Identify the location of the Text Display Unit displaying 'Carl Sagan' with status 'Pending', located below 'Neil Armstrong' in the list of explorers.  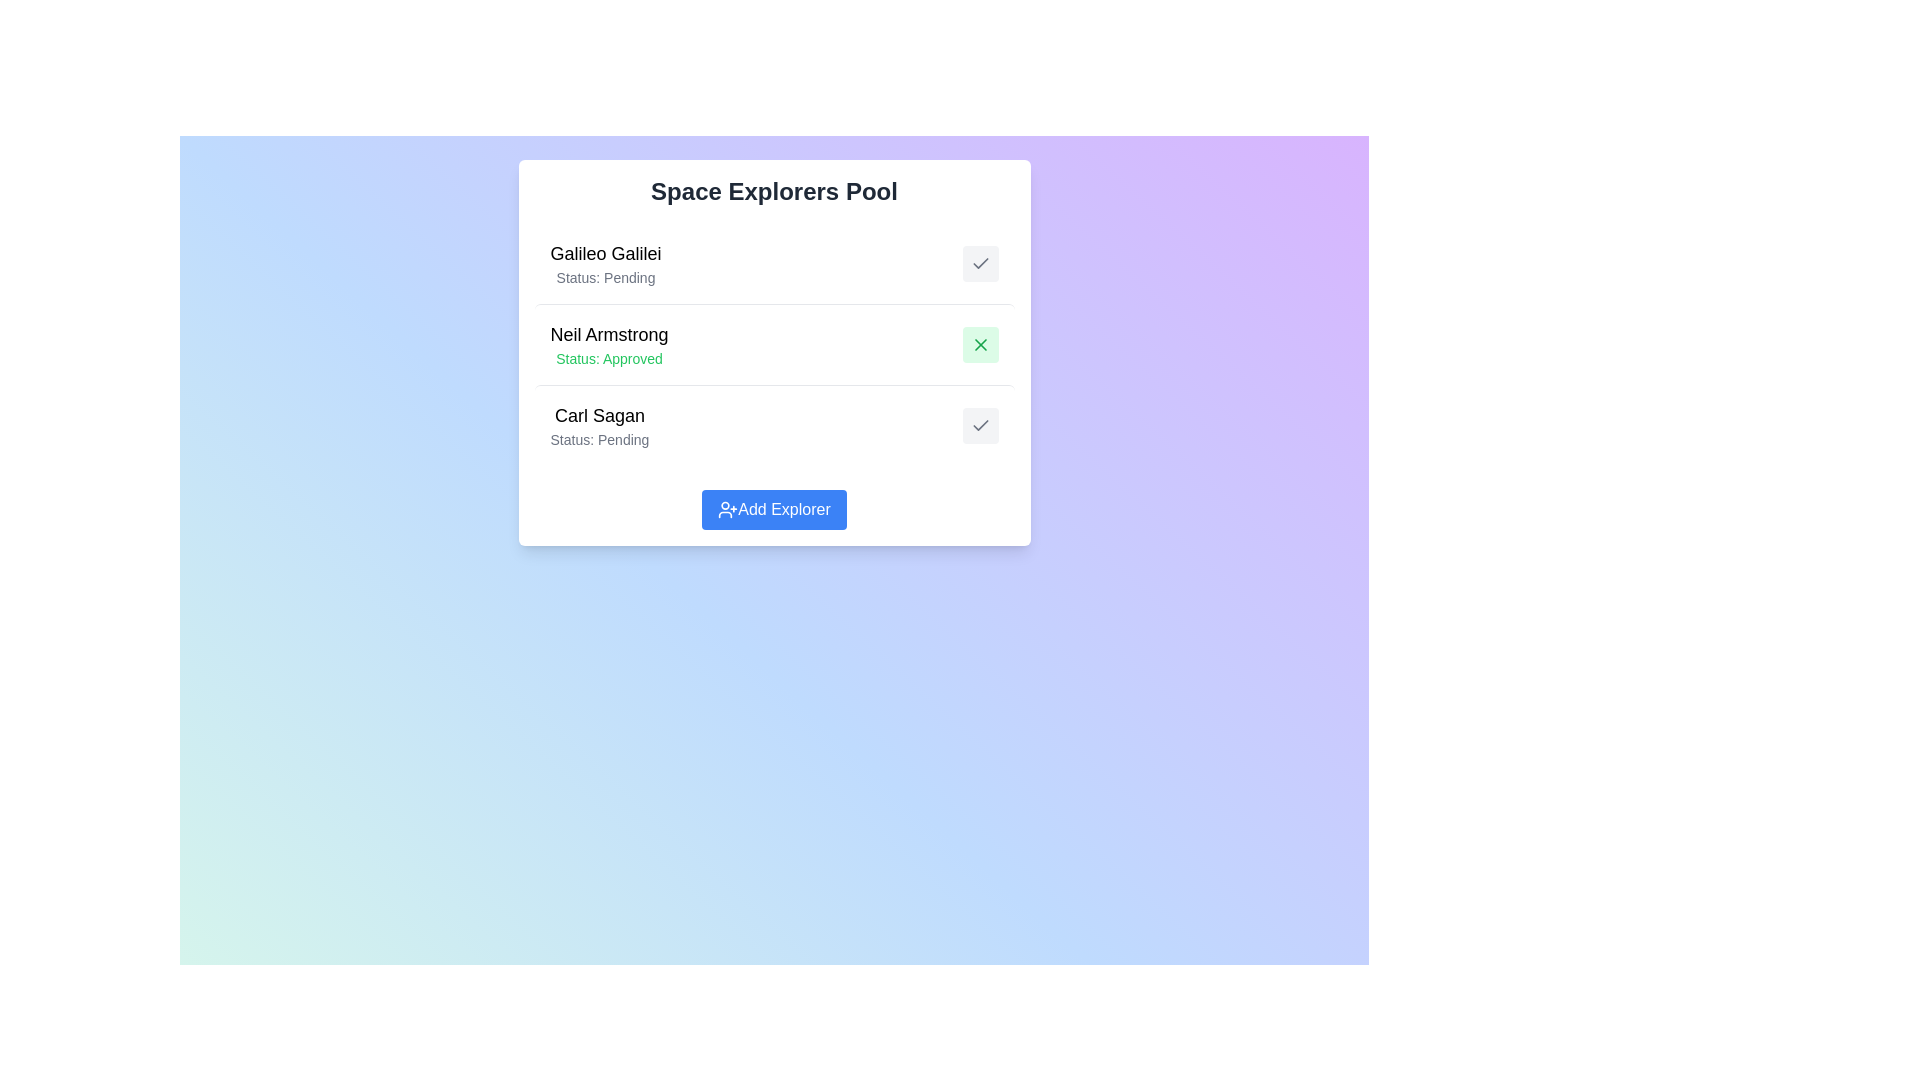
(599, 424).